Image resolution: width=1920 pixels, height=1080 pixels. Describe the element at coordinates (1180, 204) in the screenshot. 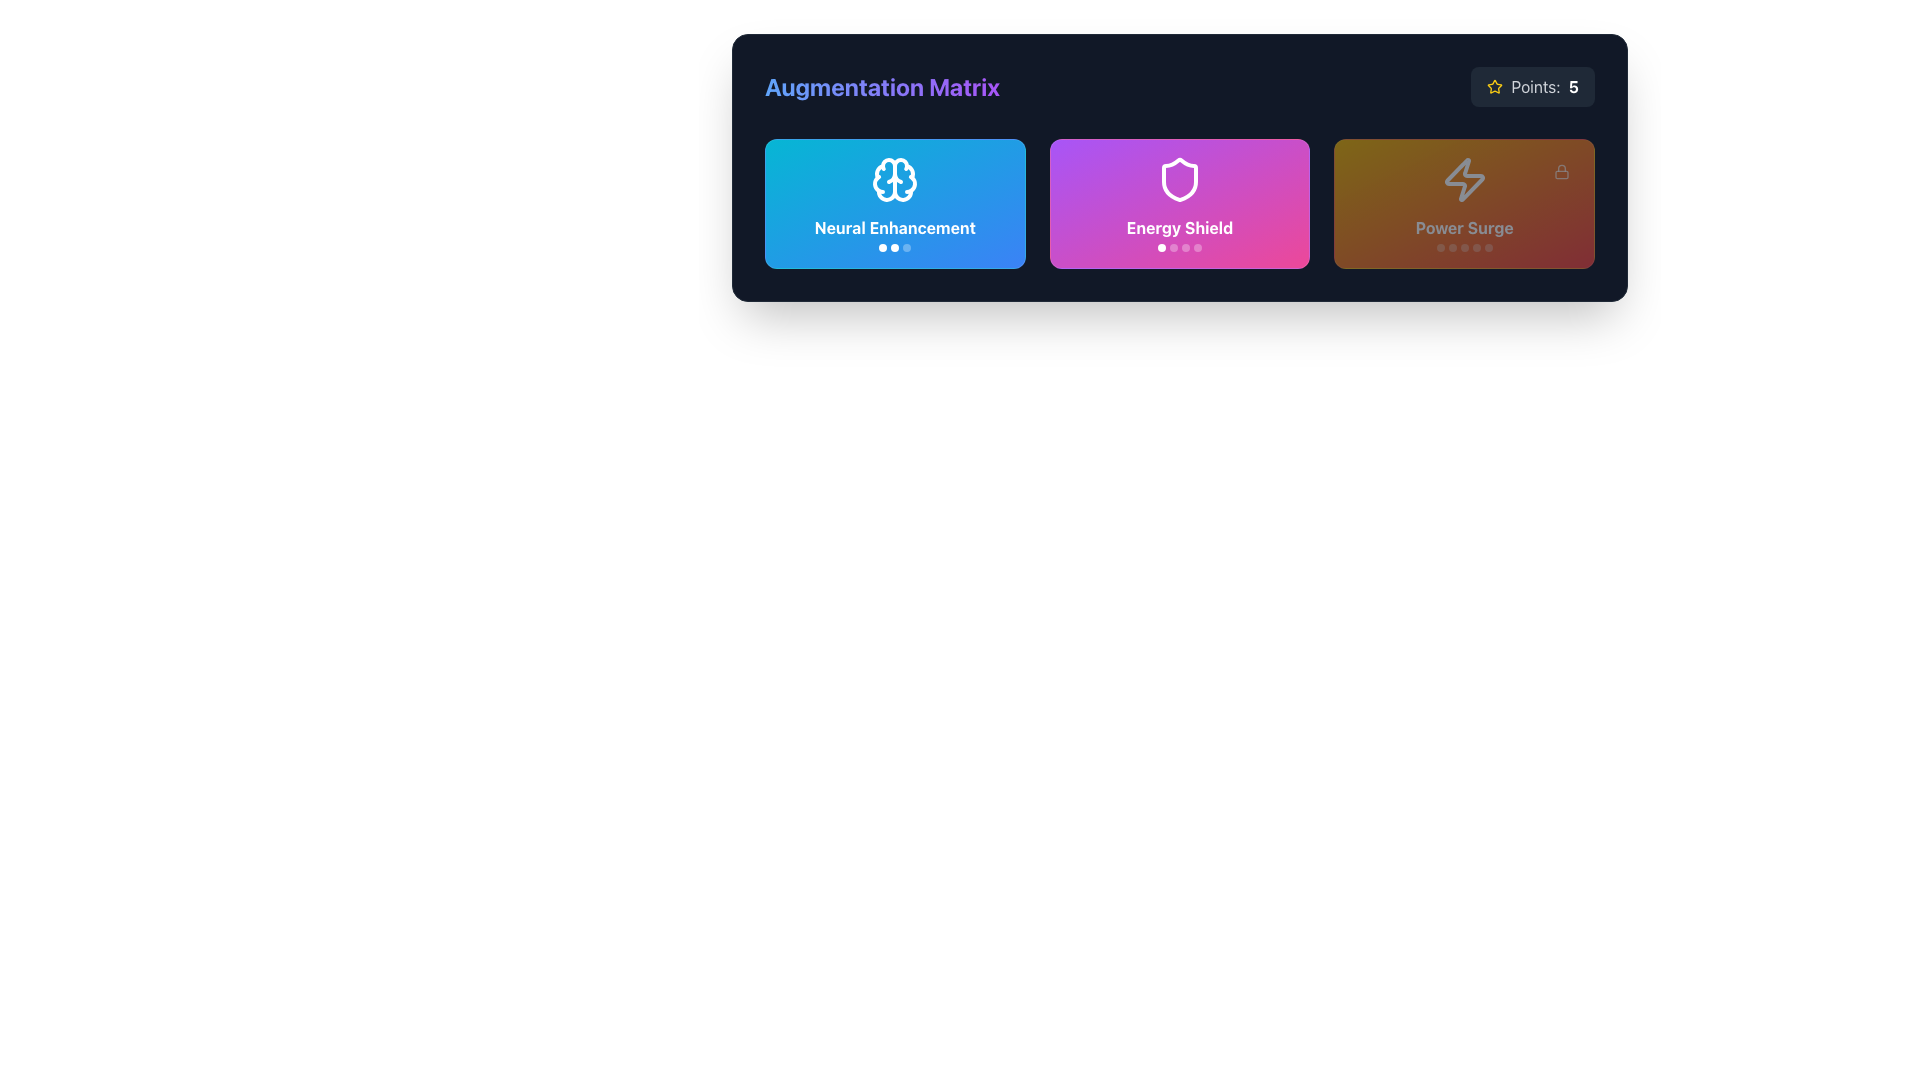

I see `the 'Energy Shield' feature card located in the middle column of the 'Augmentation Matrix'` at that location.